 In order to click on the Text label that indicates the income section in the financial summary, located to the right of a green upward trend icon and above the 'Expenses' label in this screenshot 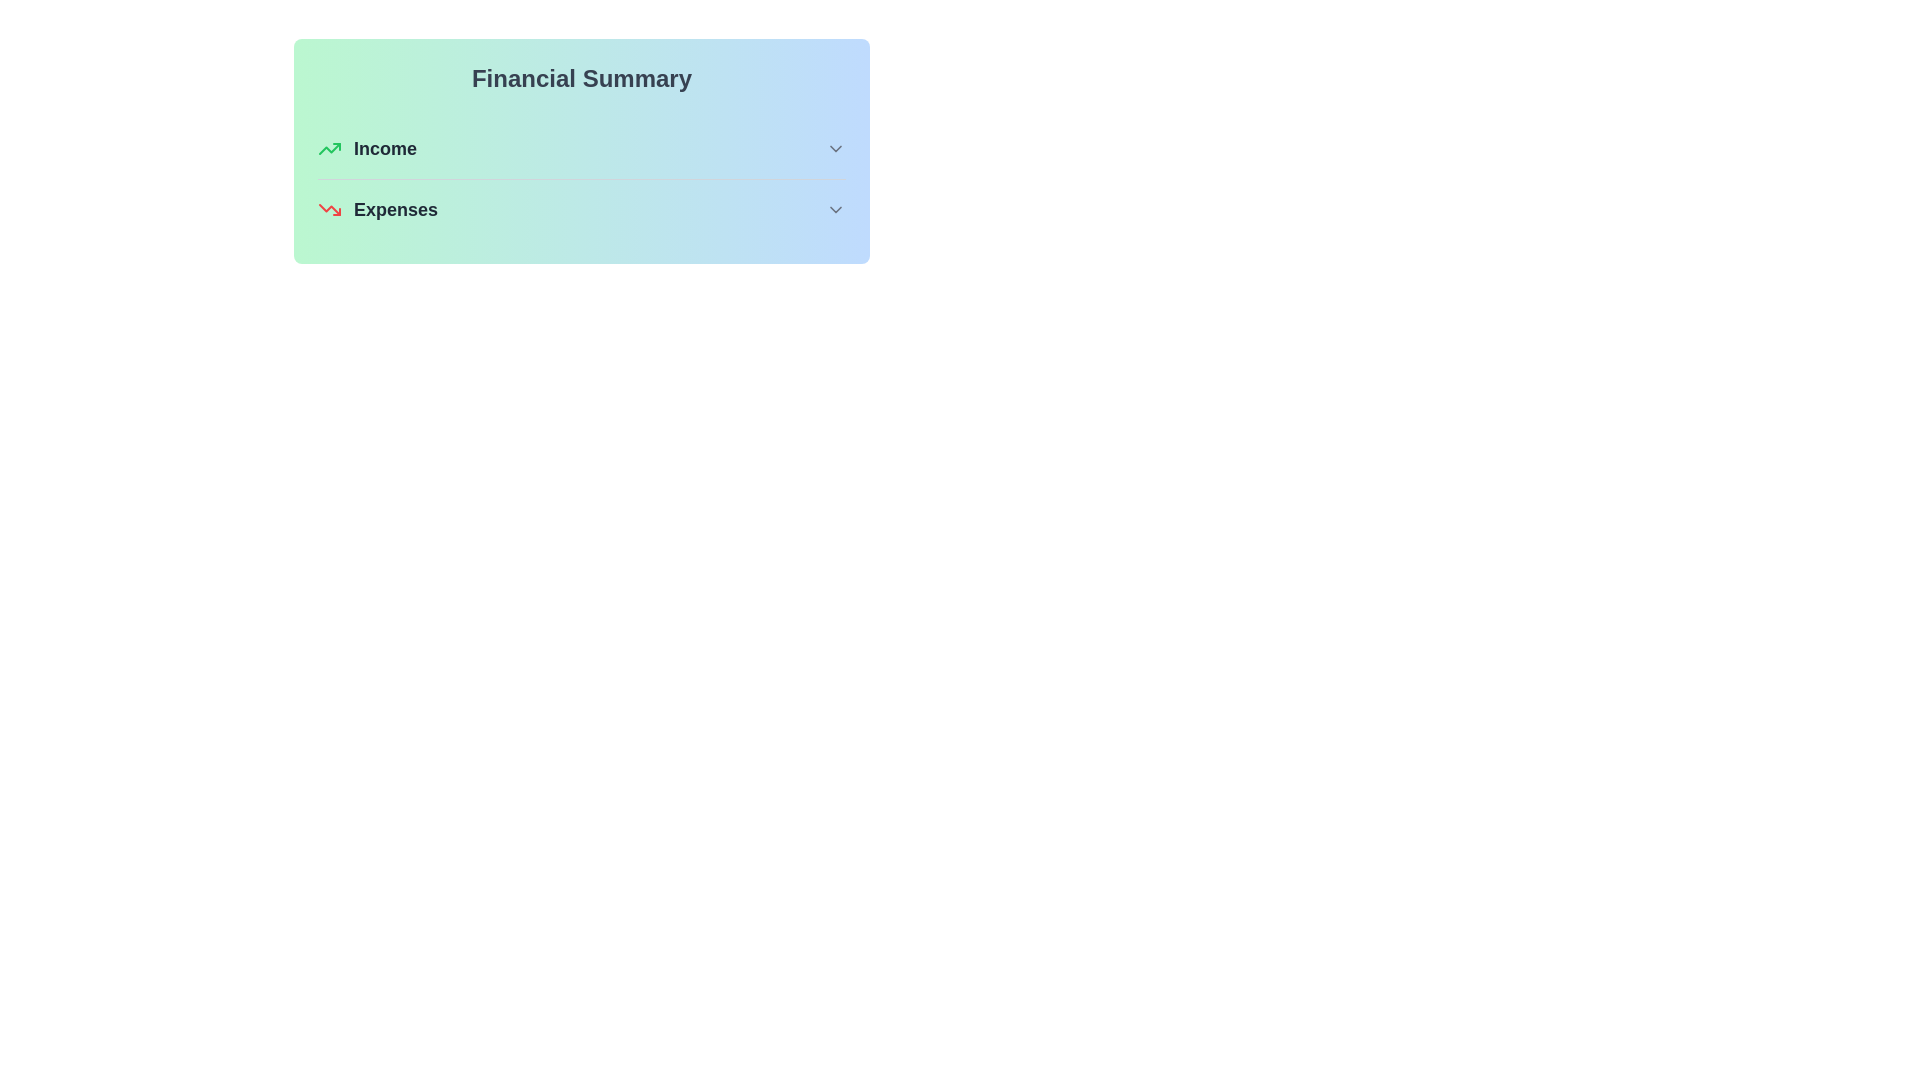, I will do `click(385, 148)`.